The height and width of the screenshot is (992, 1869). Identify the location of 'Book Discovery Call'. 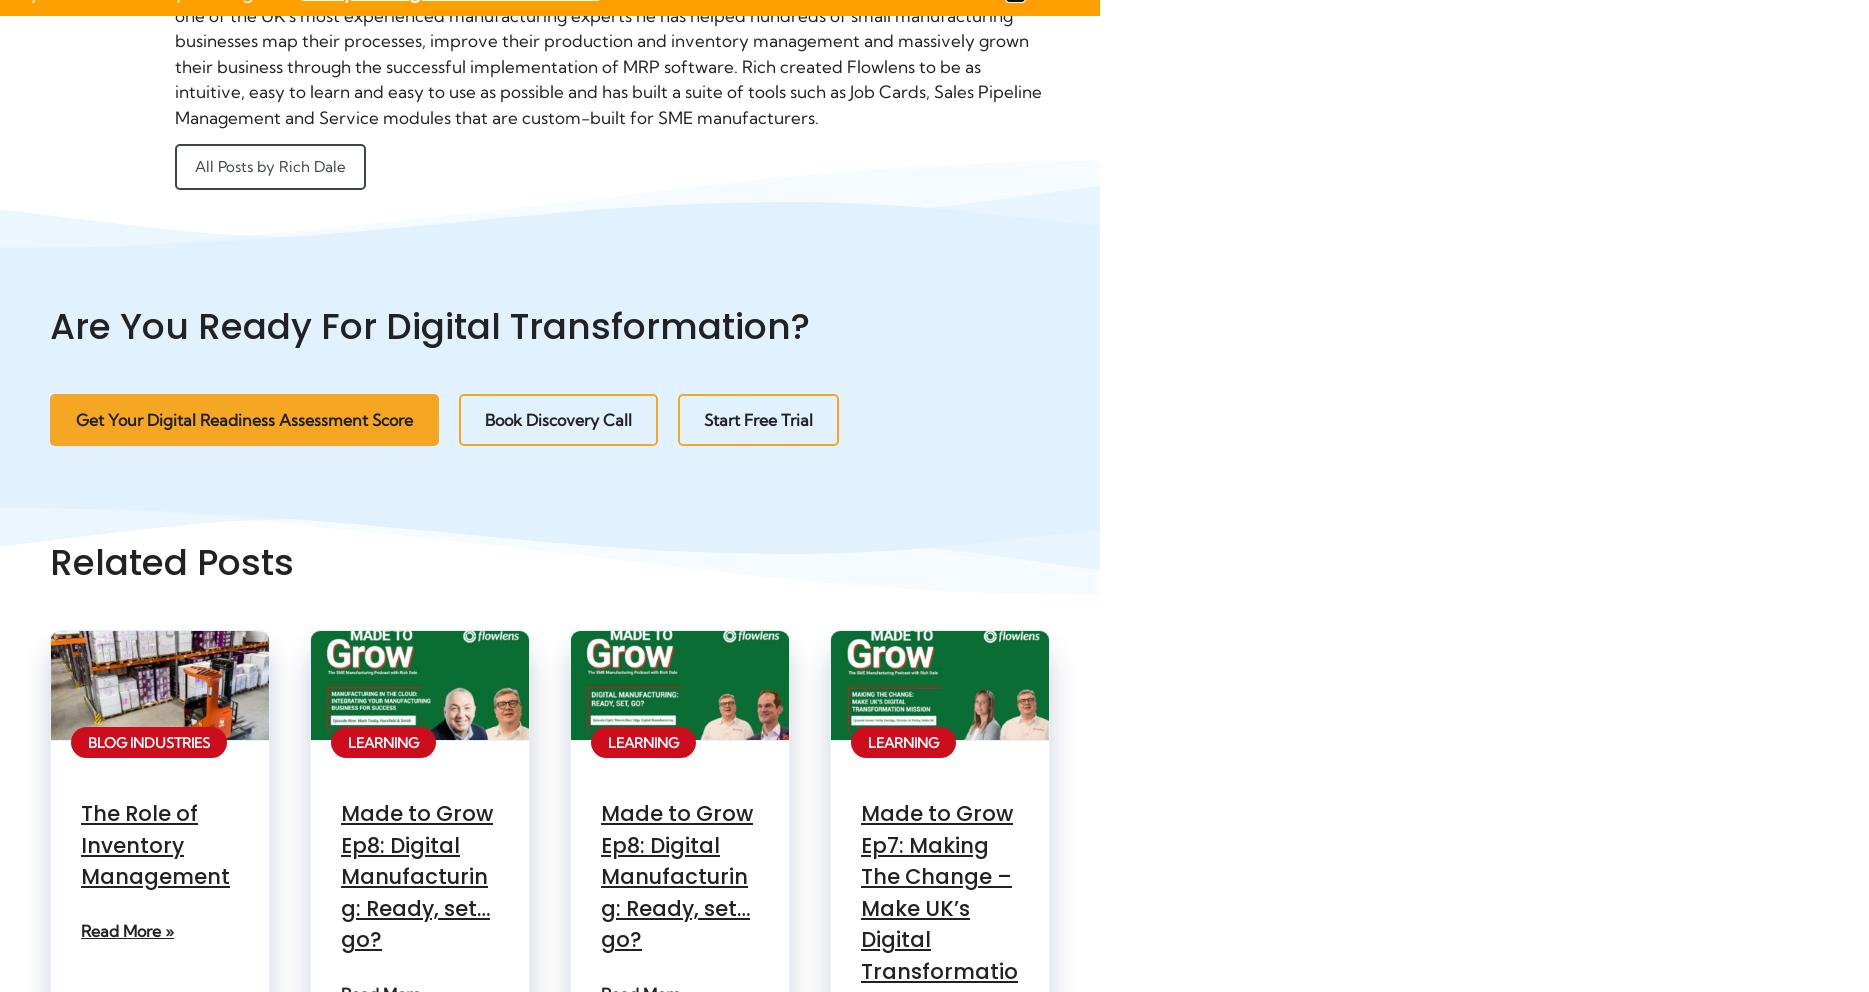
(558, 419).